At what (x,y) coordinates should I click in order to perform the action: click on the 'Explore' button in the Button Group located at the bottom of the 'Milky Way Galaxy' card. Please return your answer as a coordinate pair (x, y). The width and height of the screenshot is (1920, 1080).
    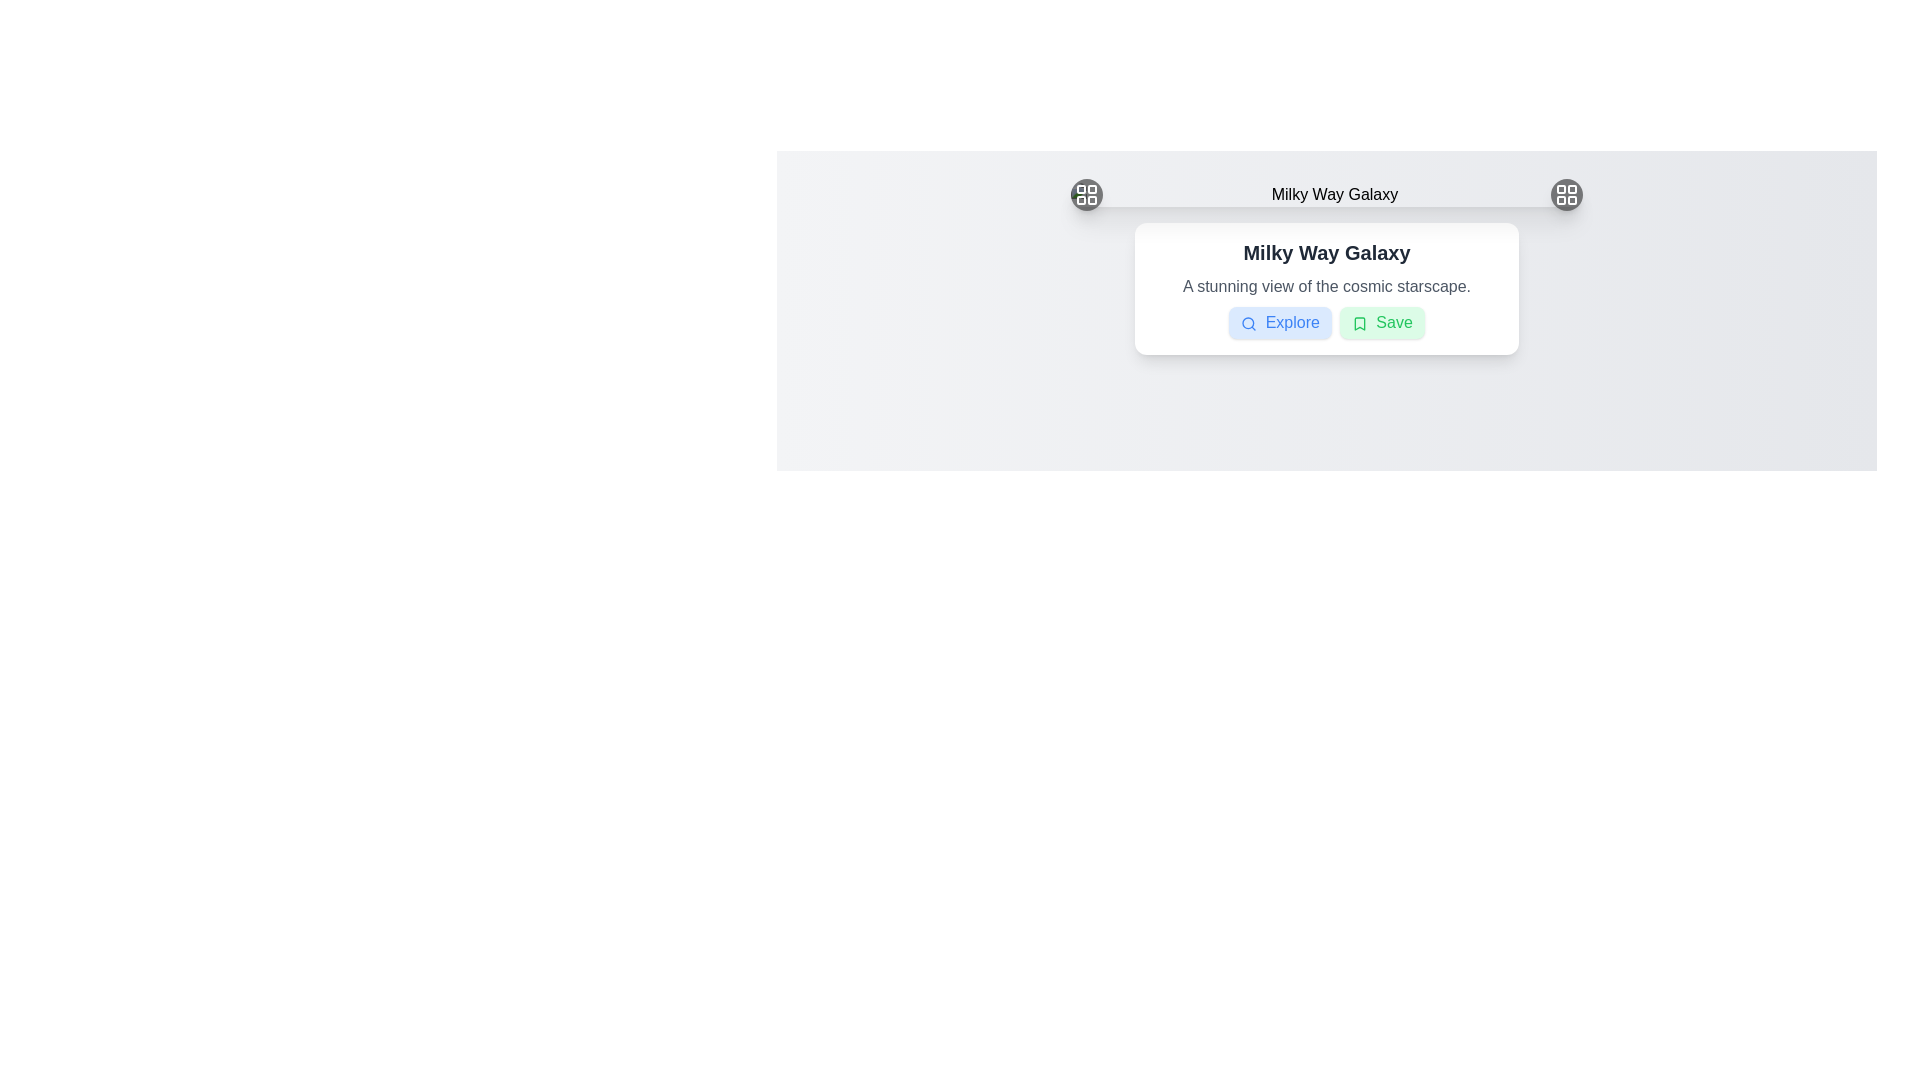
    Looking at the image, I should click on (1326, 322).